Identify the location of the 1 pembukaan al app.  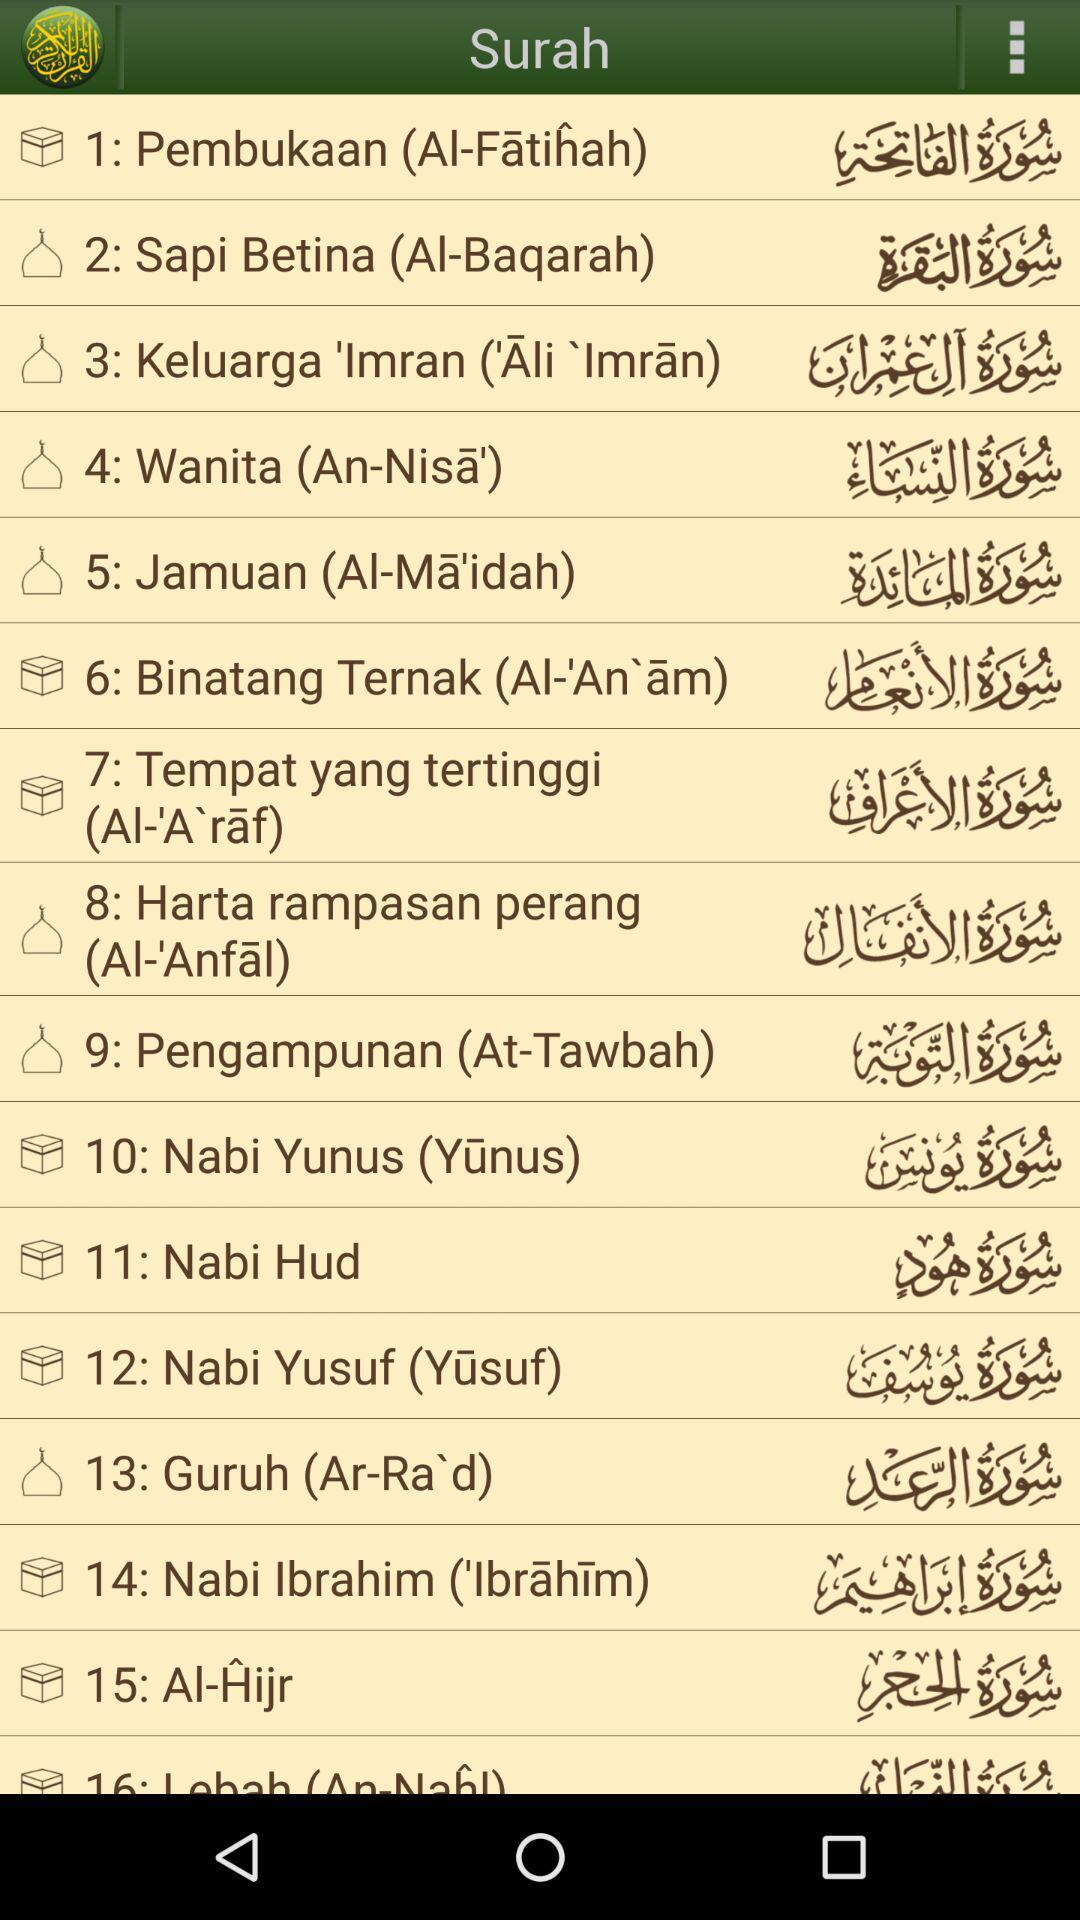
(424, 145).